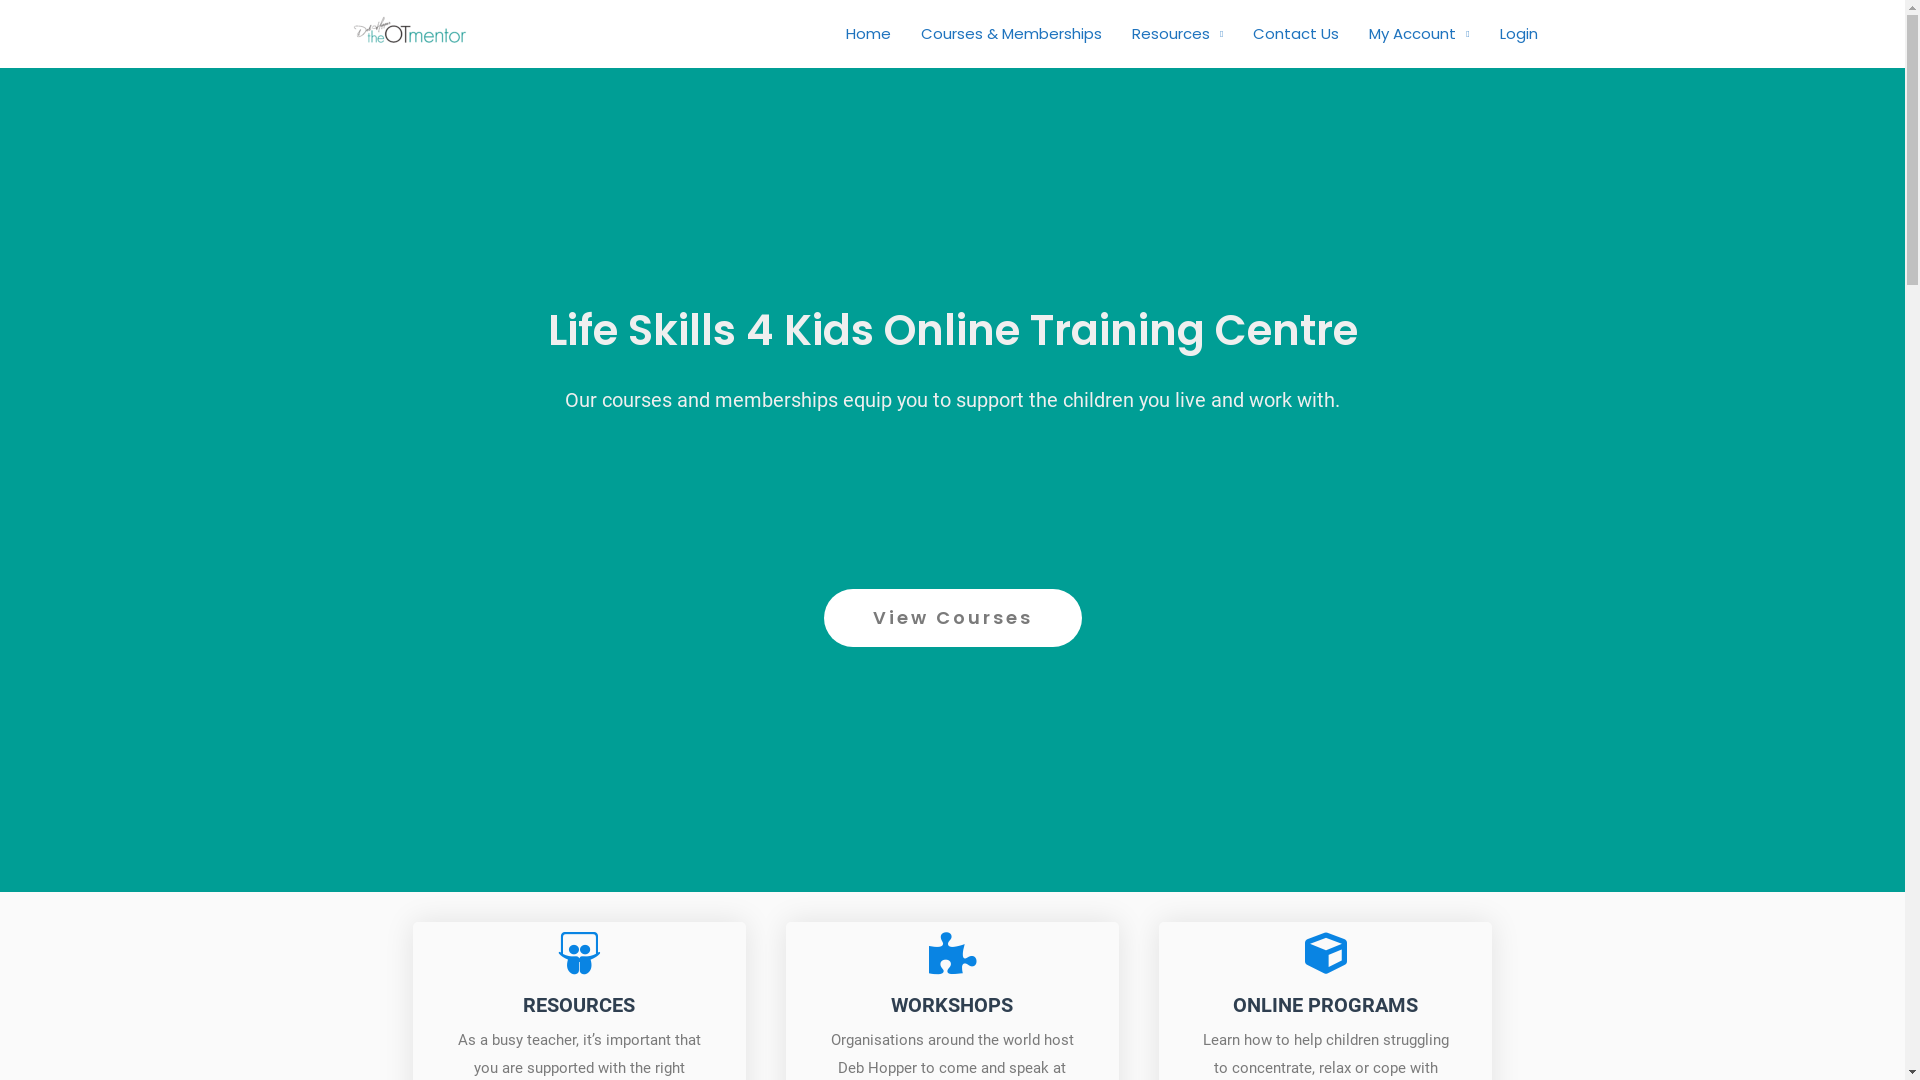  I want to click on 'Courses & Memberships', so click(1011, 34).